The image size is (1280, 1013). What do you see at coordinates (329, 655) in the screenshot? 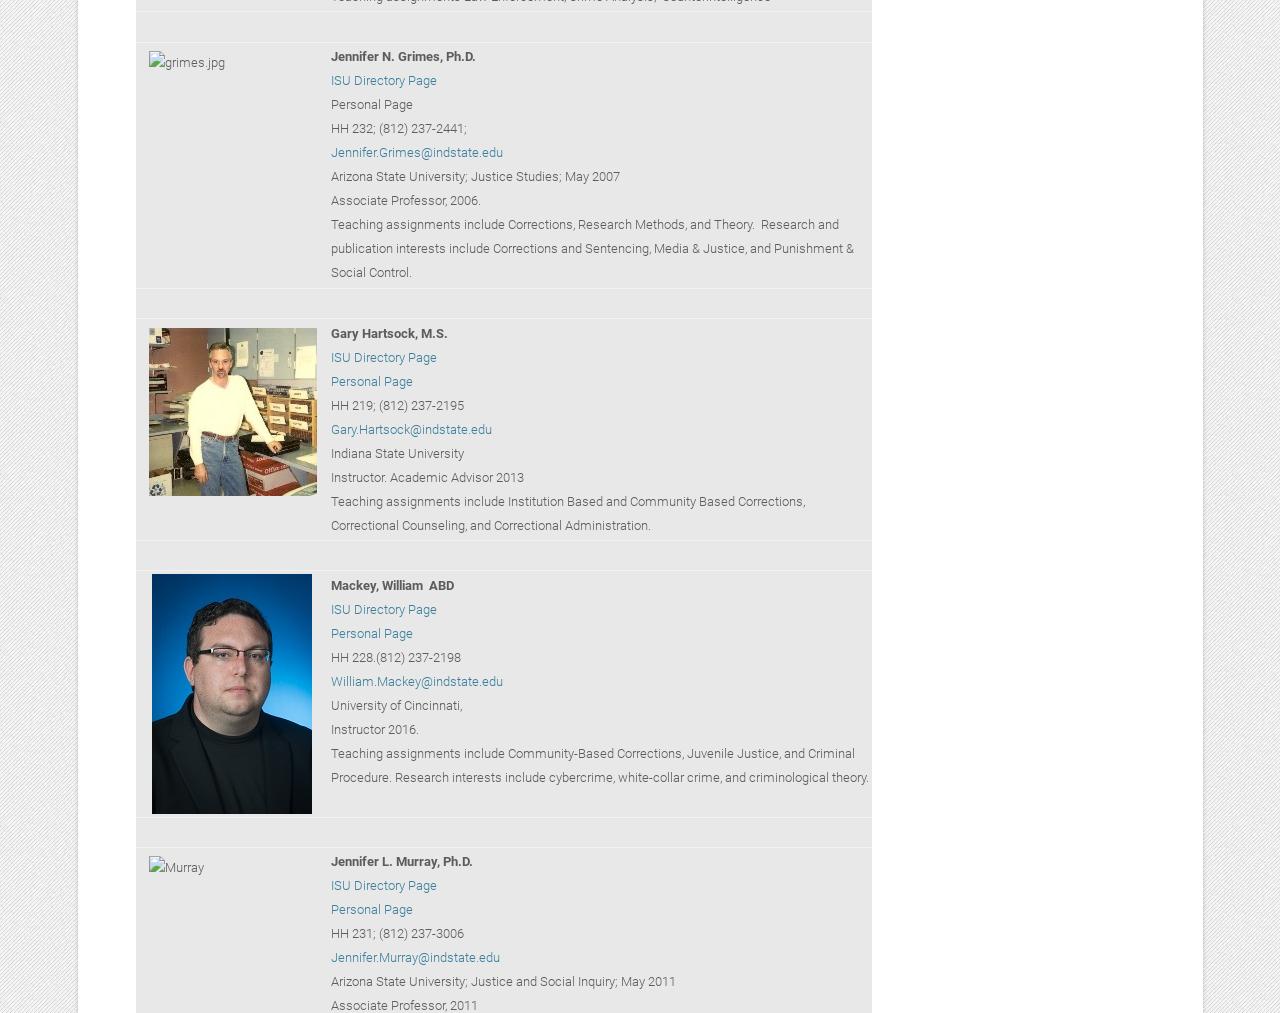
I see `'HH 228.(812) 237-2198'` at bounding box center [329, 655].